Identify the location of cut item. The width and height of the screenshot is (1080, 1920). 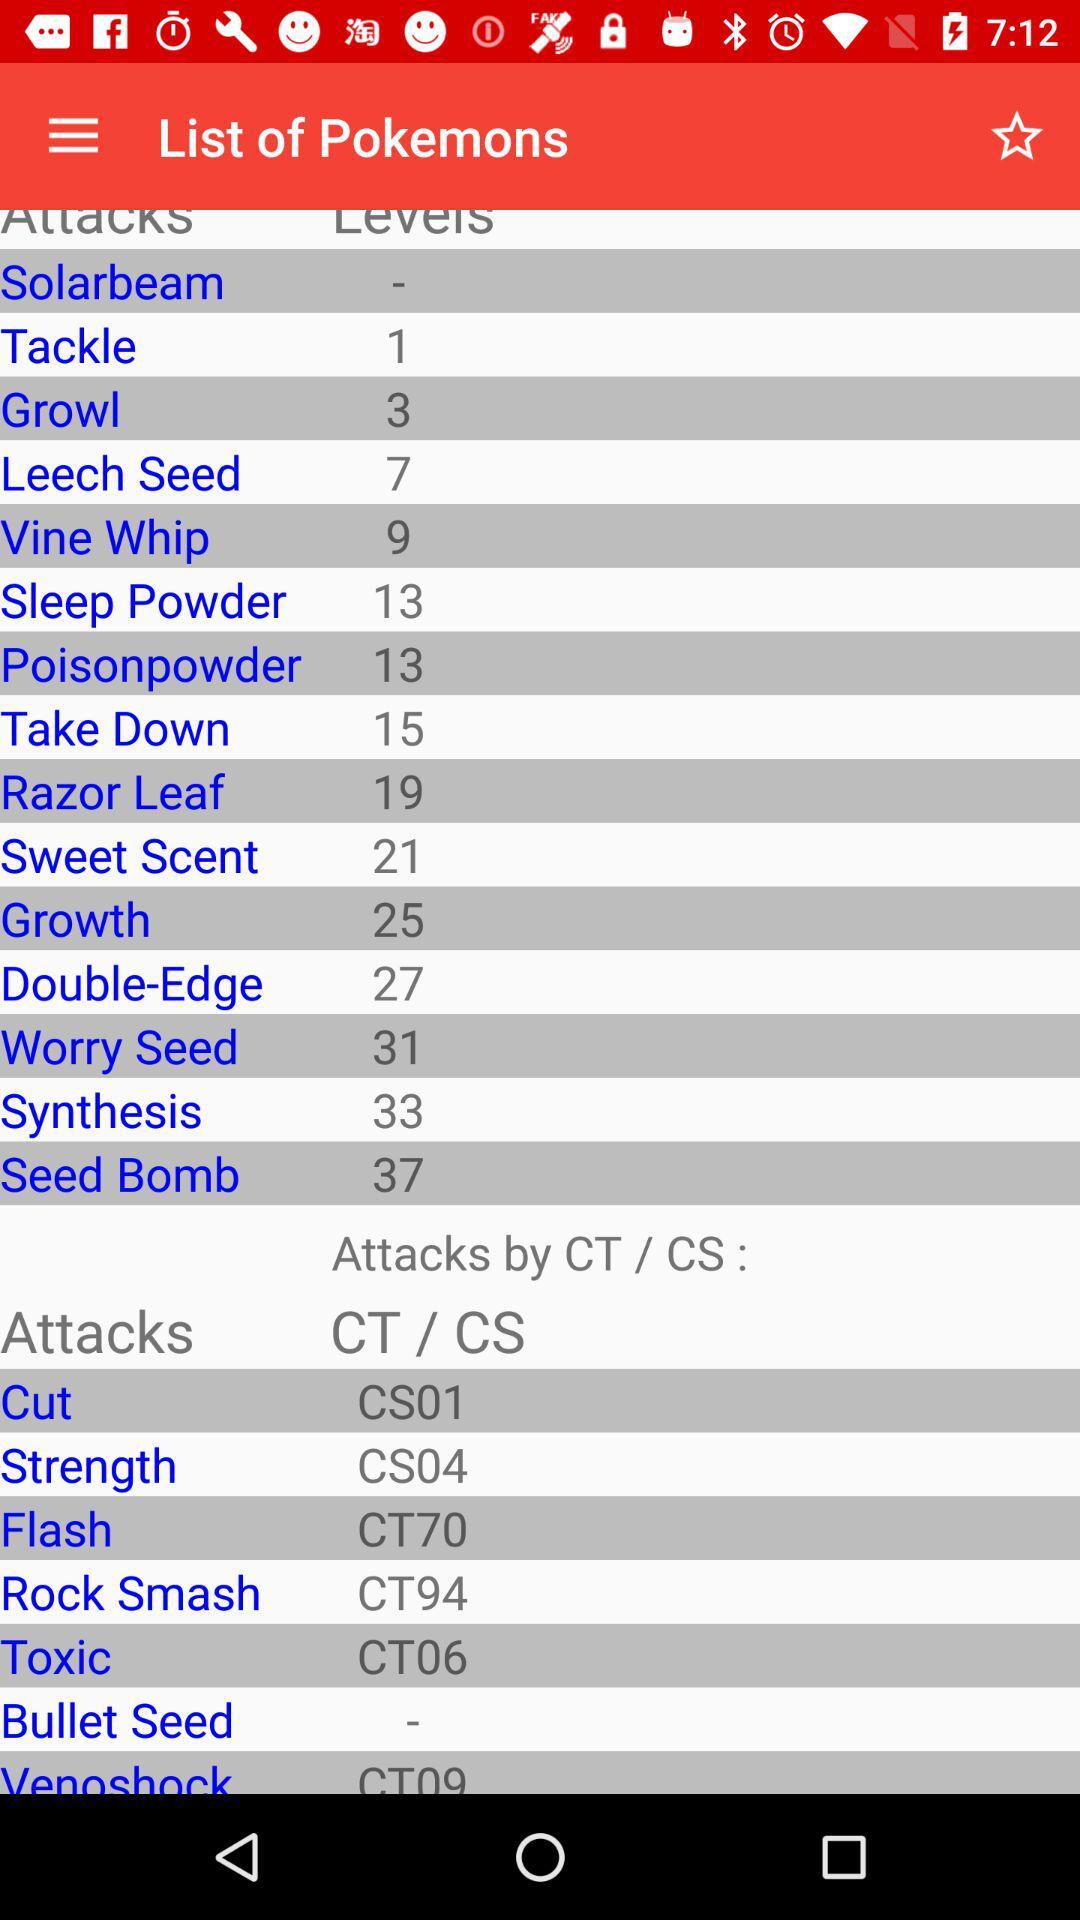
(149, 1399).